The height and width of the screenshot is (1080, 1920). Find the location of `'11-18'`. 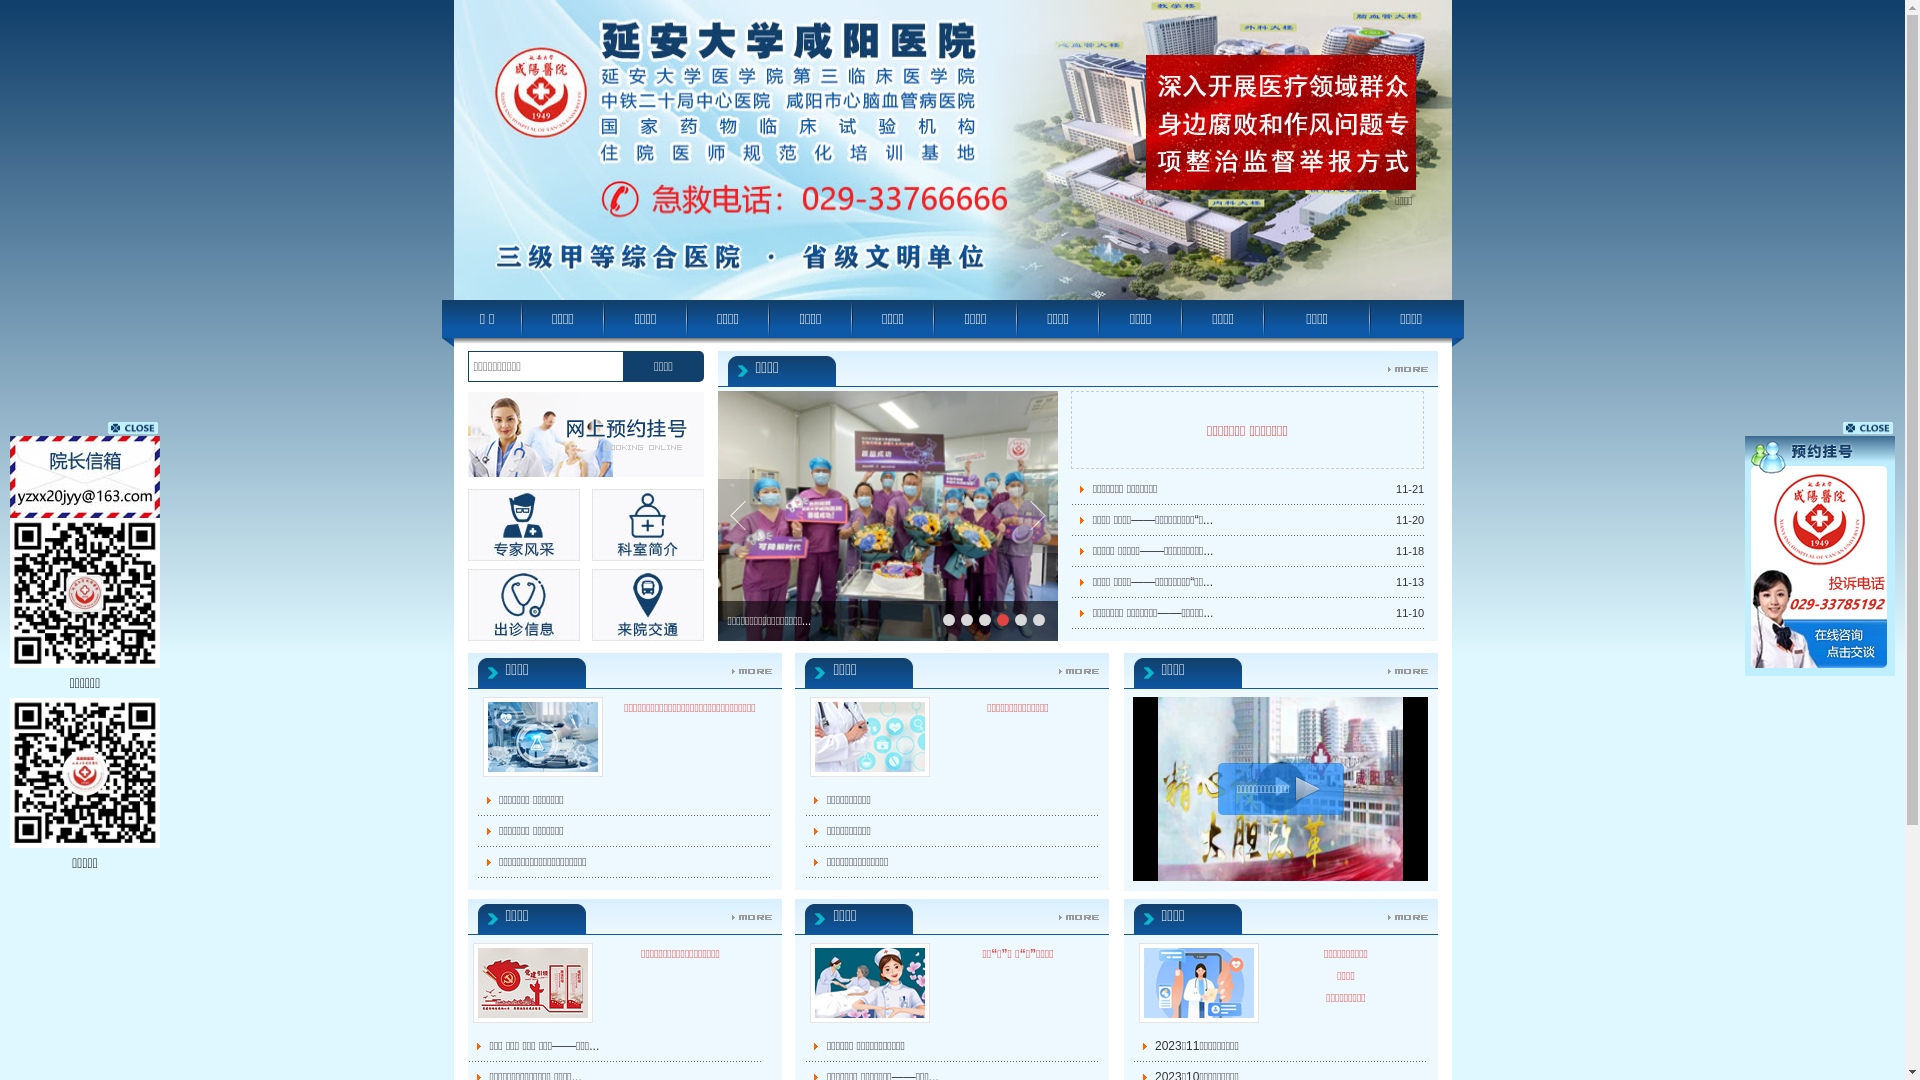

'11-18' is located at coordinates (1409, 551).